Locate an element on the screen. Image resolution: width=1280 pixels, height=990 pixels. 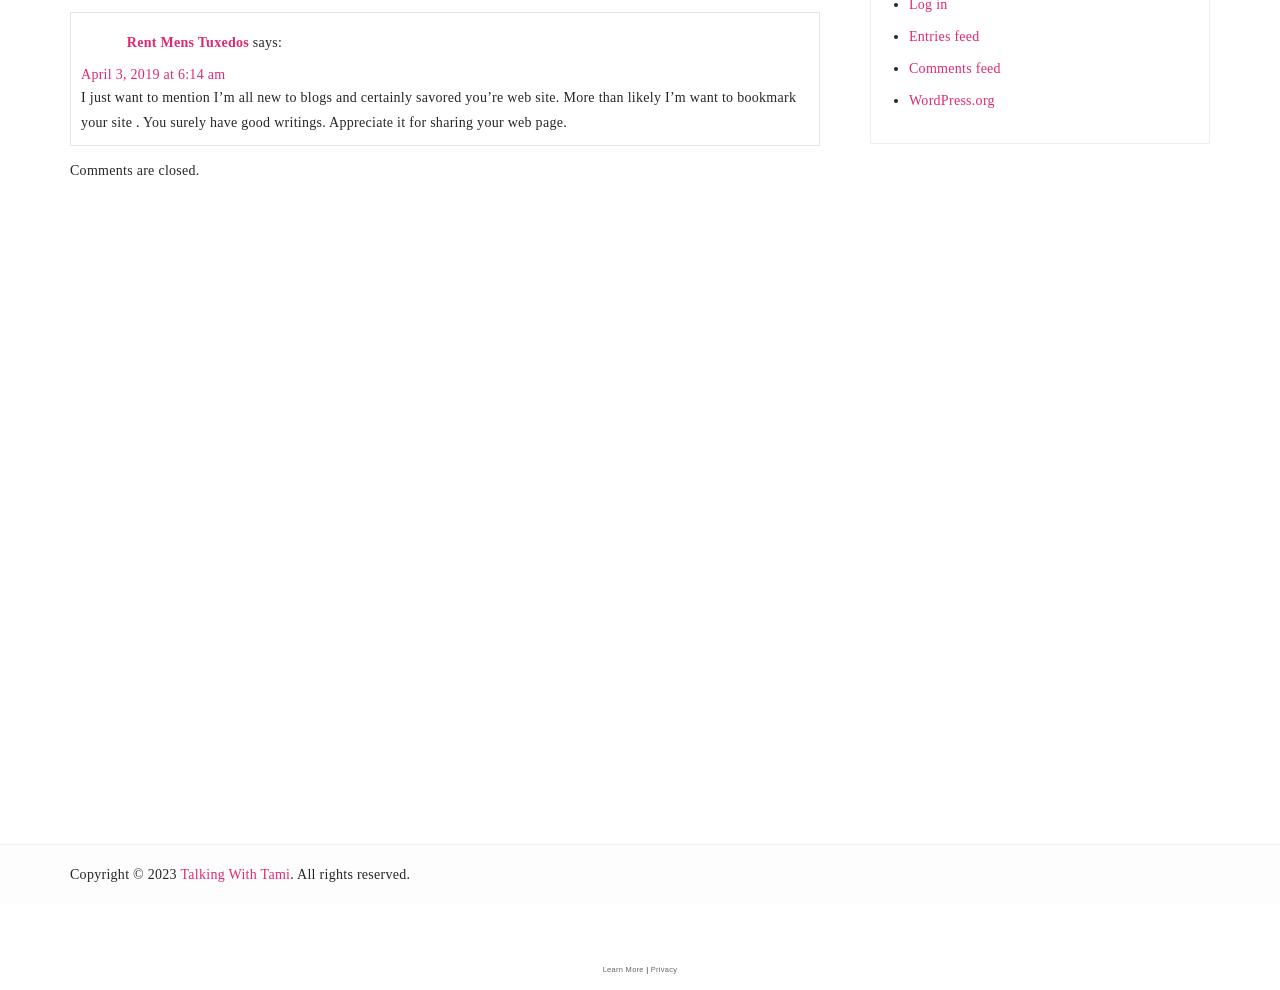
'Rent Mens Tuxedos' is located at coordinates (187, 40).